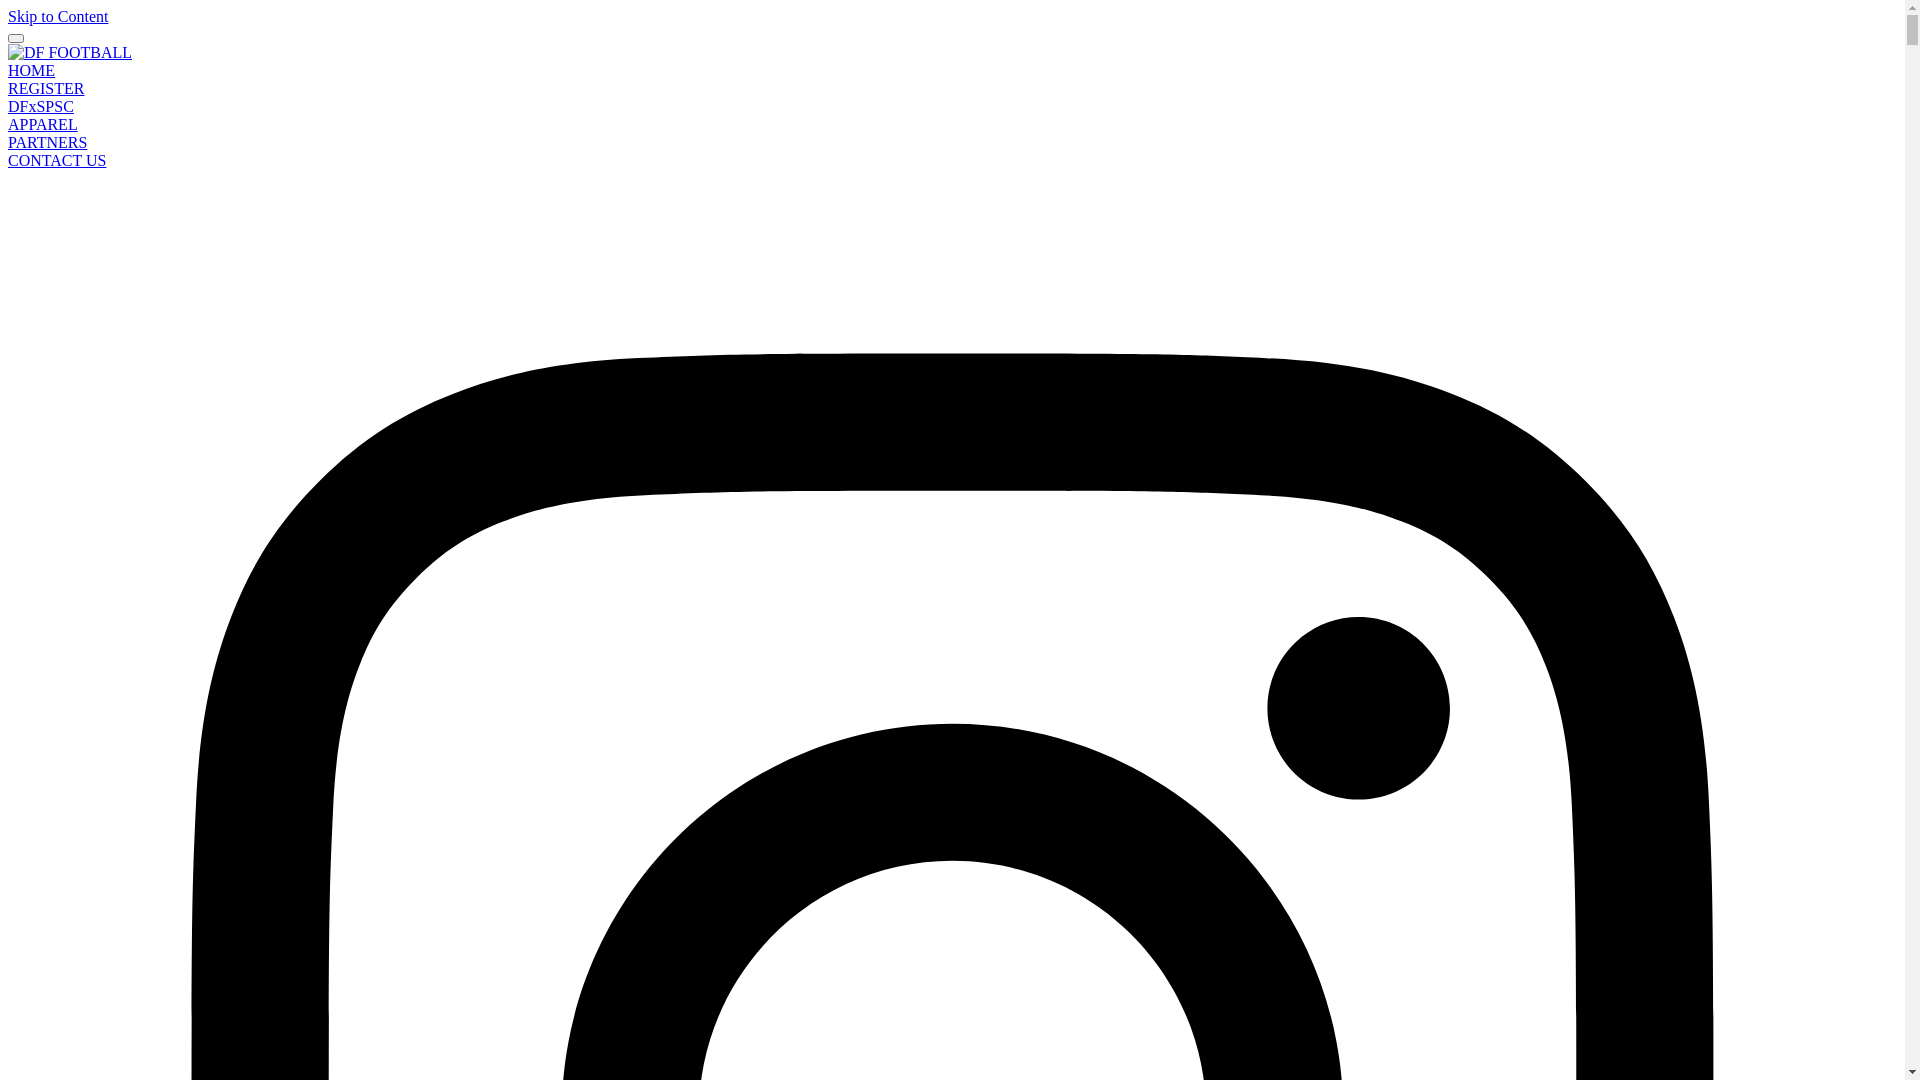 This screenshot has height=1080, width=1920. Describe the element at coordinates (57, 16) in the screenshot. I see `'Skip to Content'` at that location.